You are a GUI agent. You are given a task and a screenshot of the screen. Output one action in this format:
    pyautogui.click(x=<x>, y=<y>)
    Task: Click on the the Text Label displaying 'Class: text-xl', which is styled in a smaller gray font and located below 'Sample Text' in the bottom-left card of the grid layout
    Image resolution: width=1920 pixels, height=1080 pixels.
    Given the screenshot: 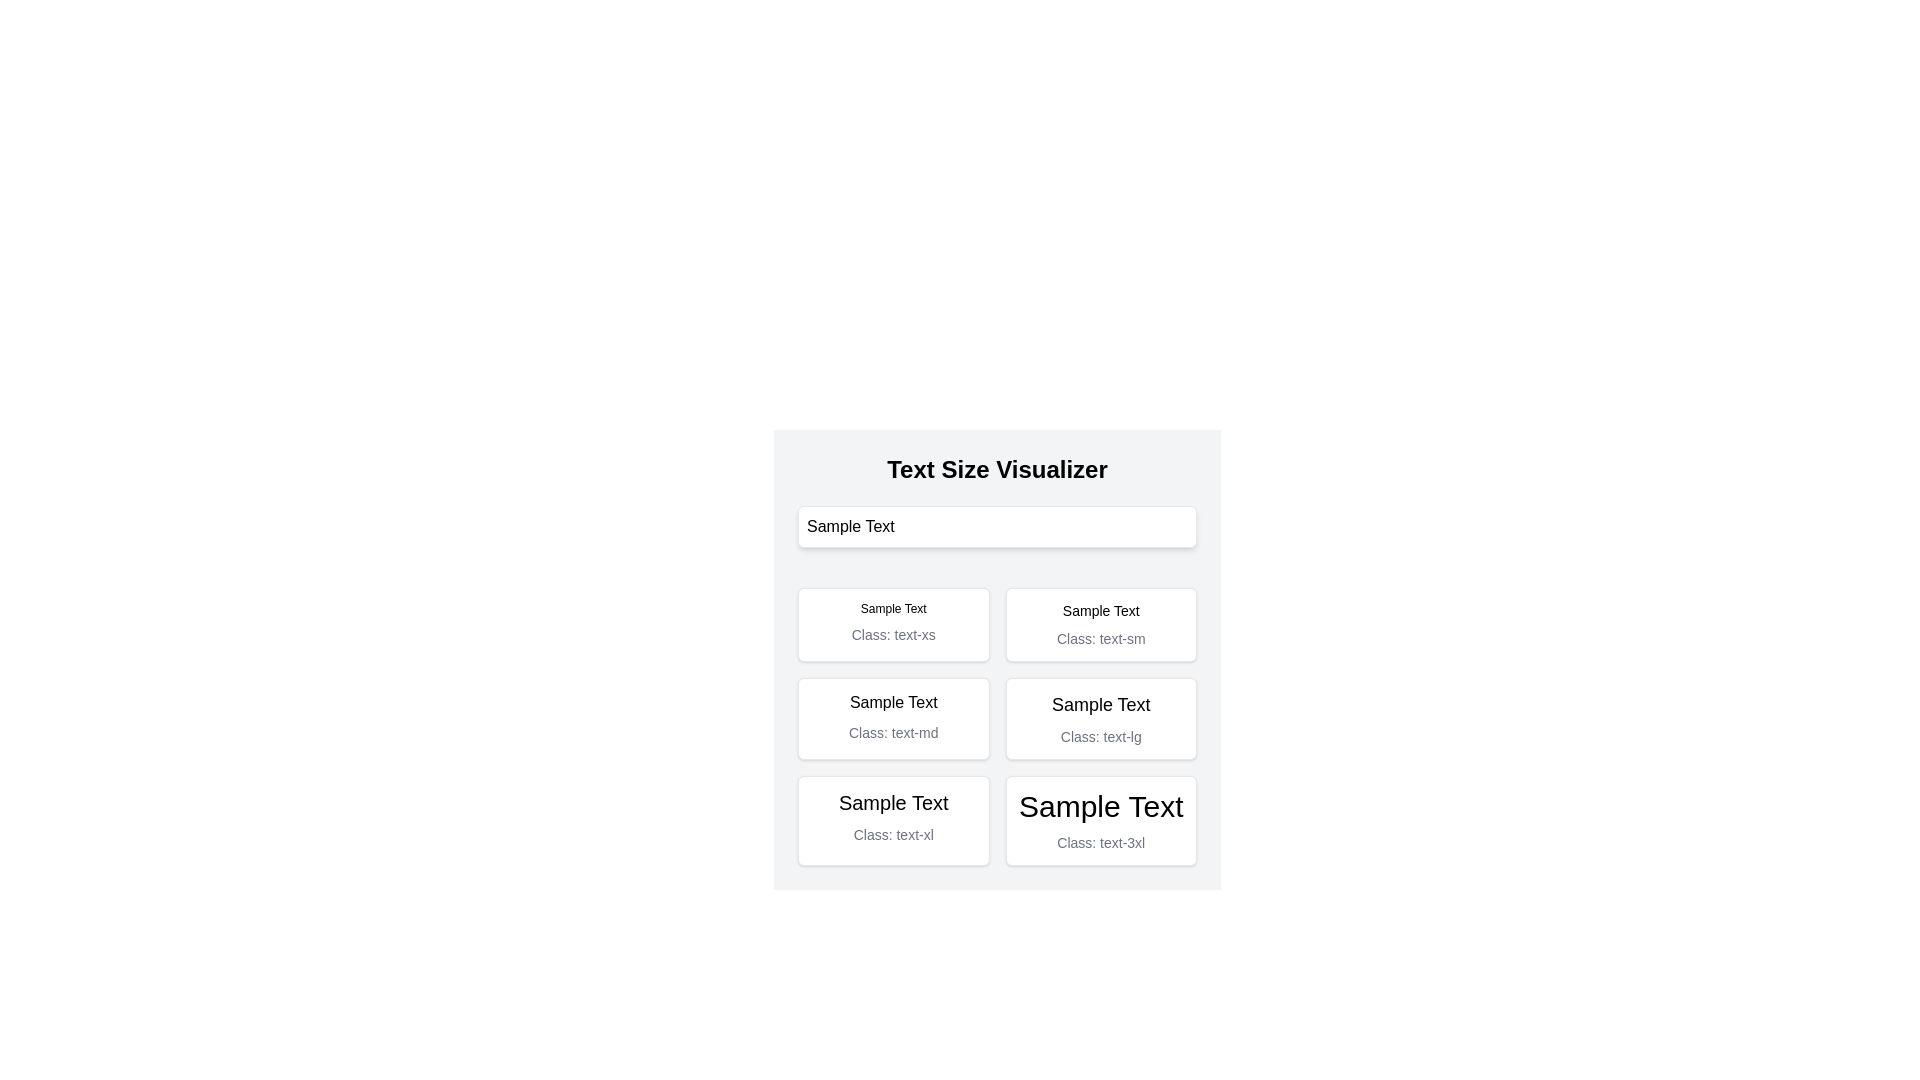 What is the action you would take?
    pyautogui.click(x=892, y=834)
    